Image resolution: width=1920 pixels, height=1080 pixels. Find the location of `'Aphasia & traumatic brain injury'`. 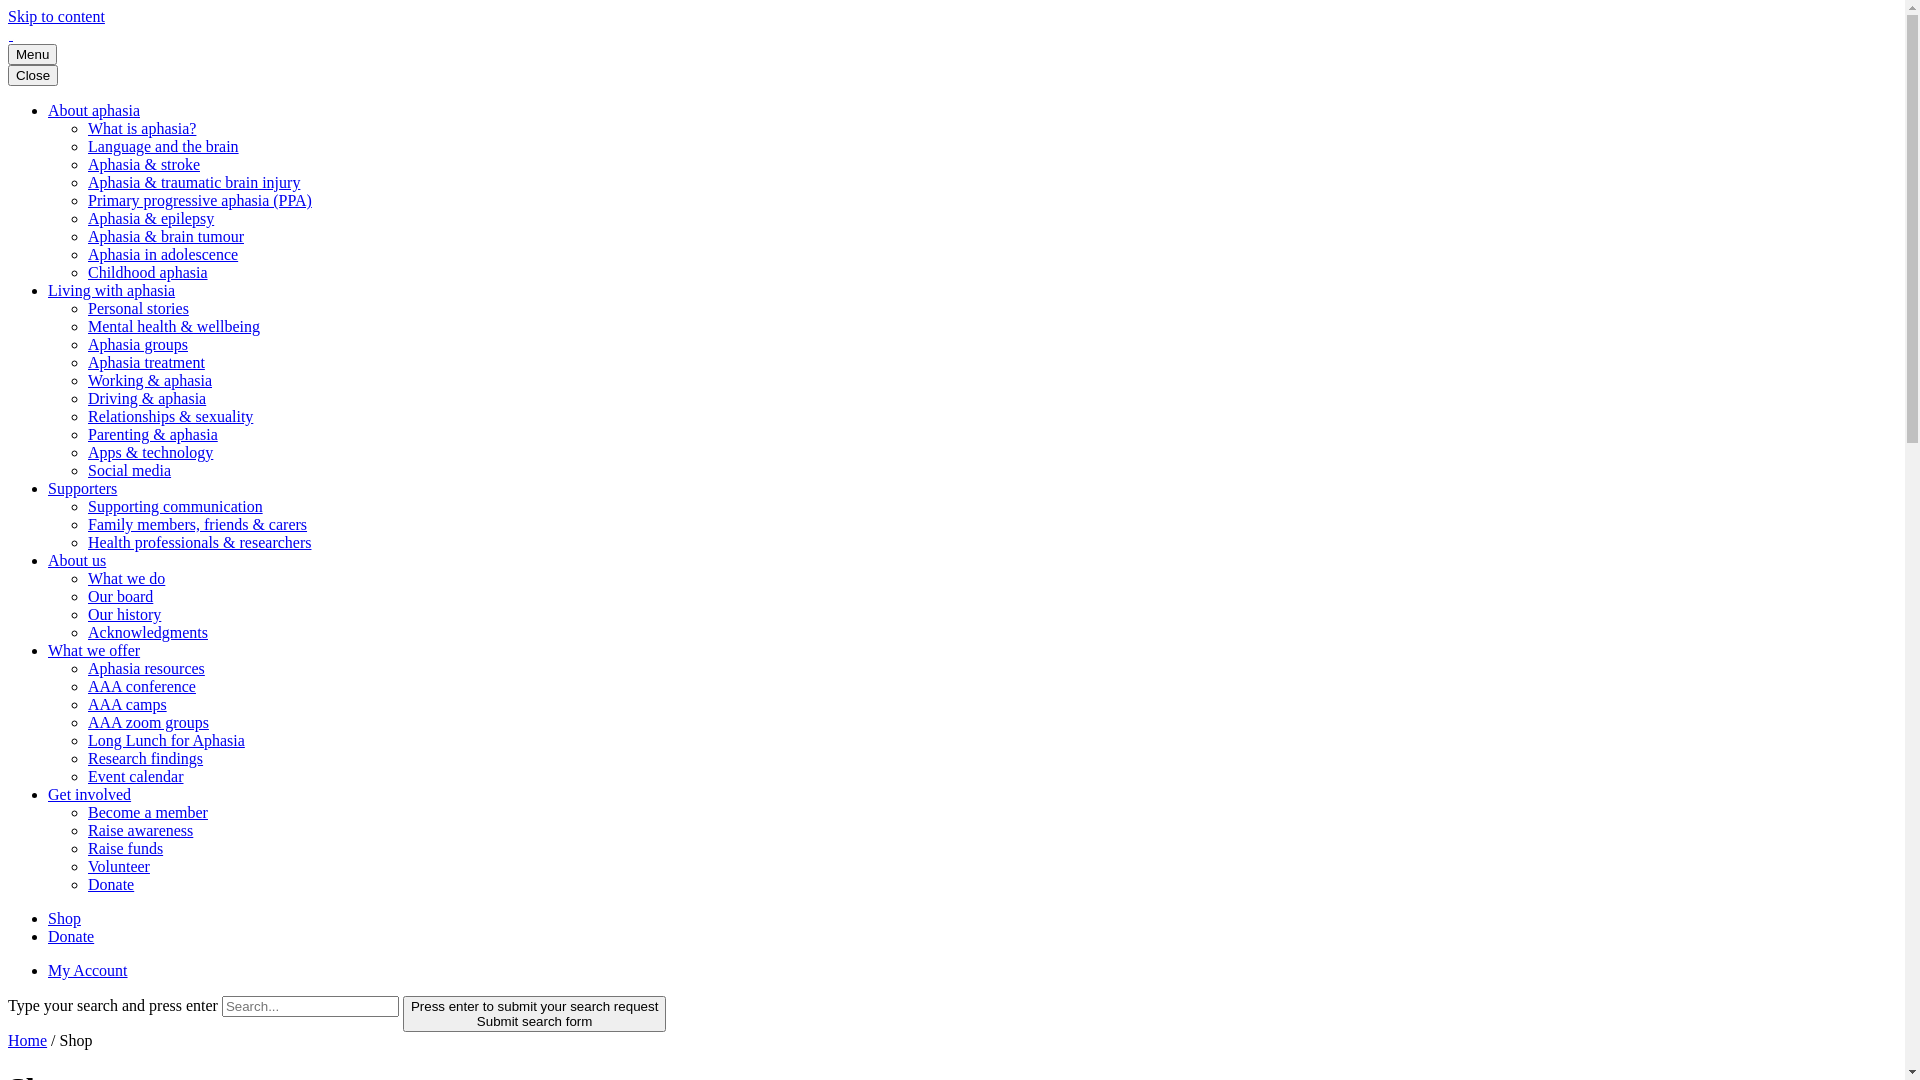

'Aphasia & traumatic brain injury' is located at coordinates (193, 182).